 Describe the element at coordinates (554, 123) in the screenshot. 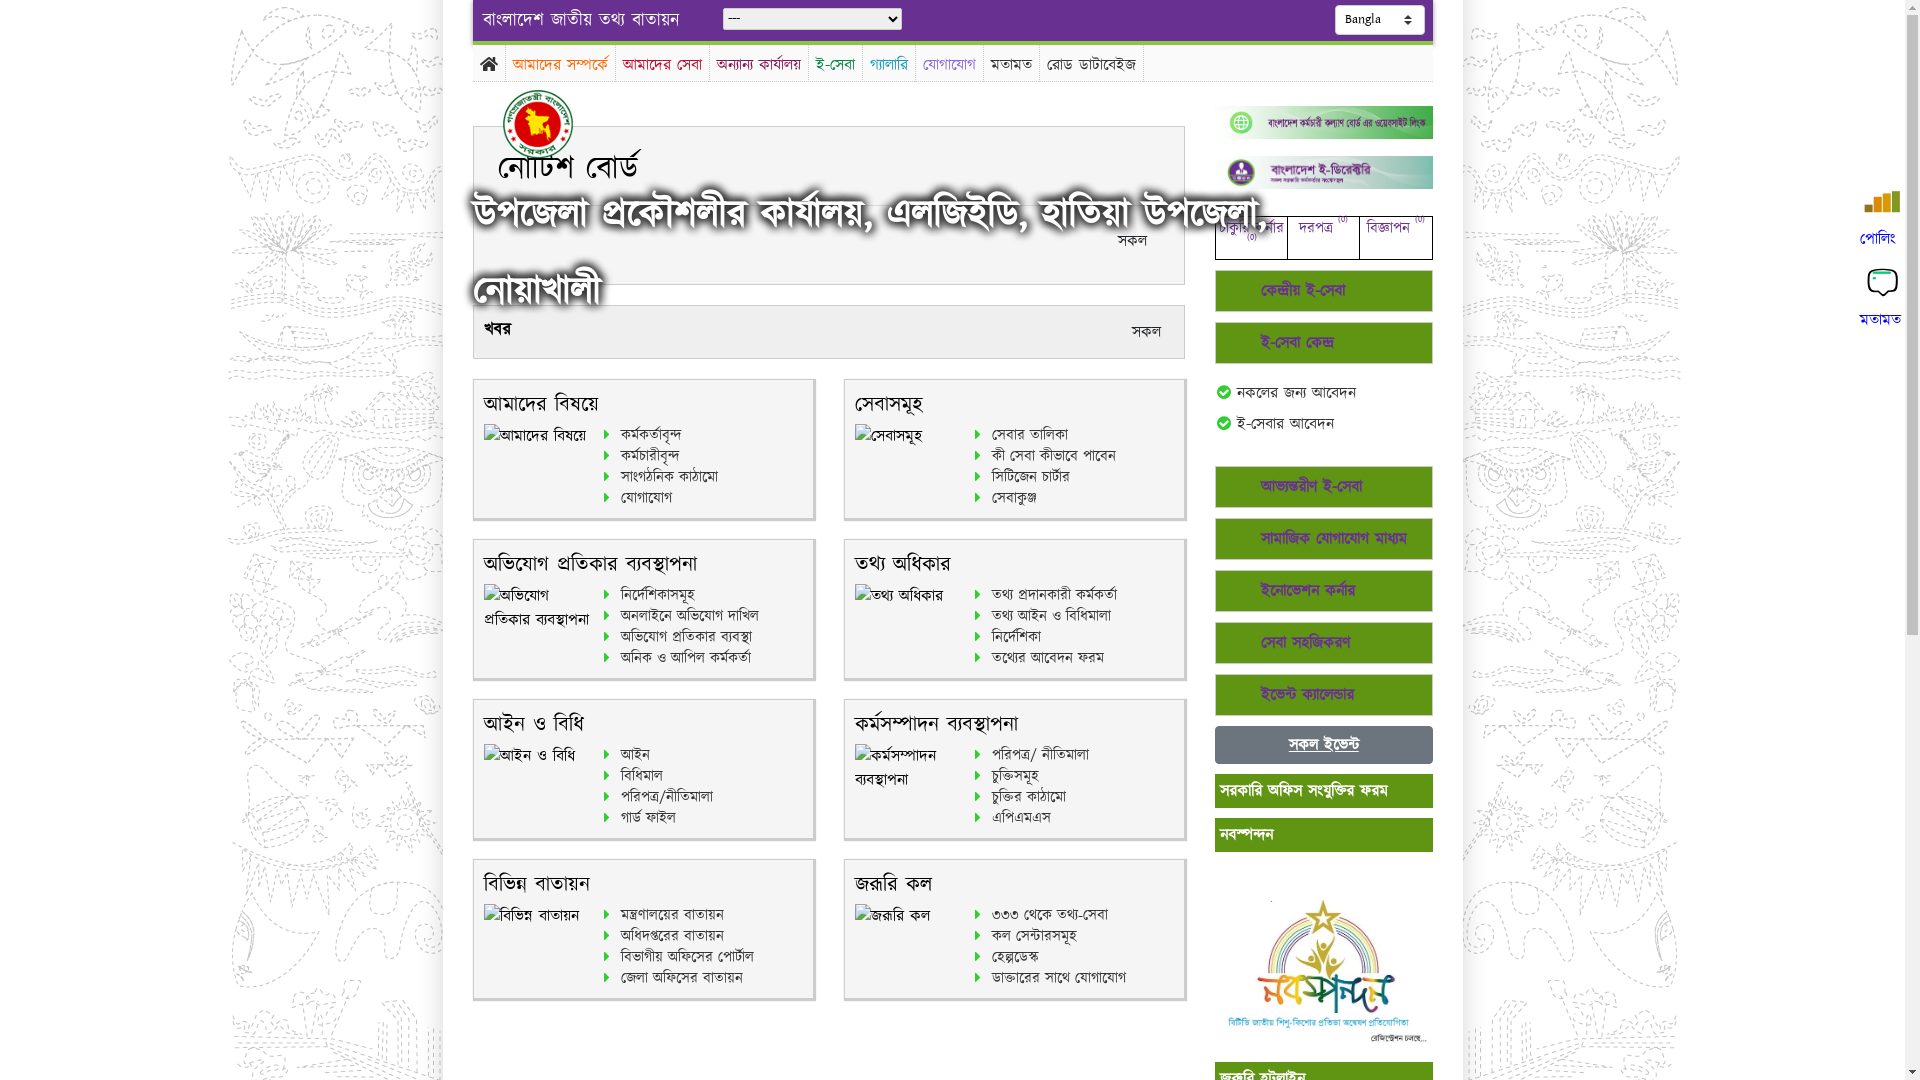

I see `'` at that location.